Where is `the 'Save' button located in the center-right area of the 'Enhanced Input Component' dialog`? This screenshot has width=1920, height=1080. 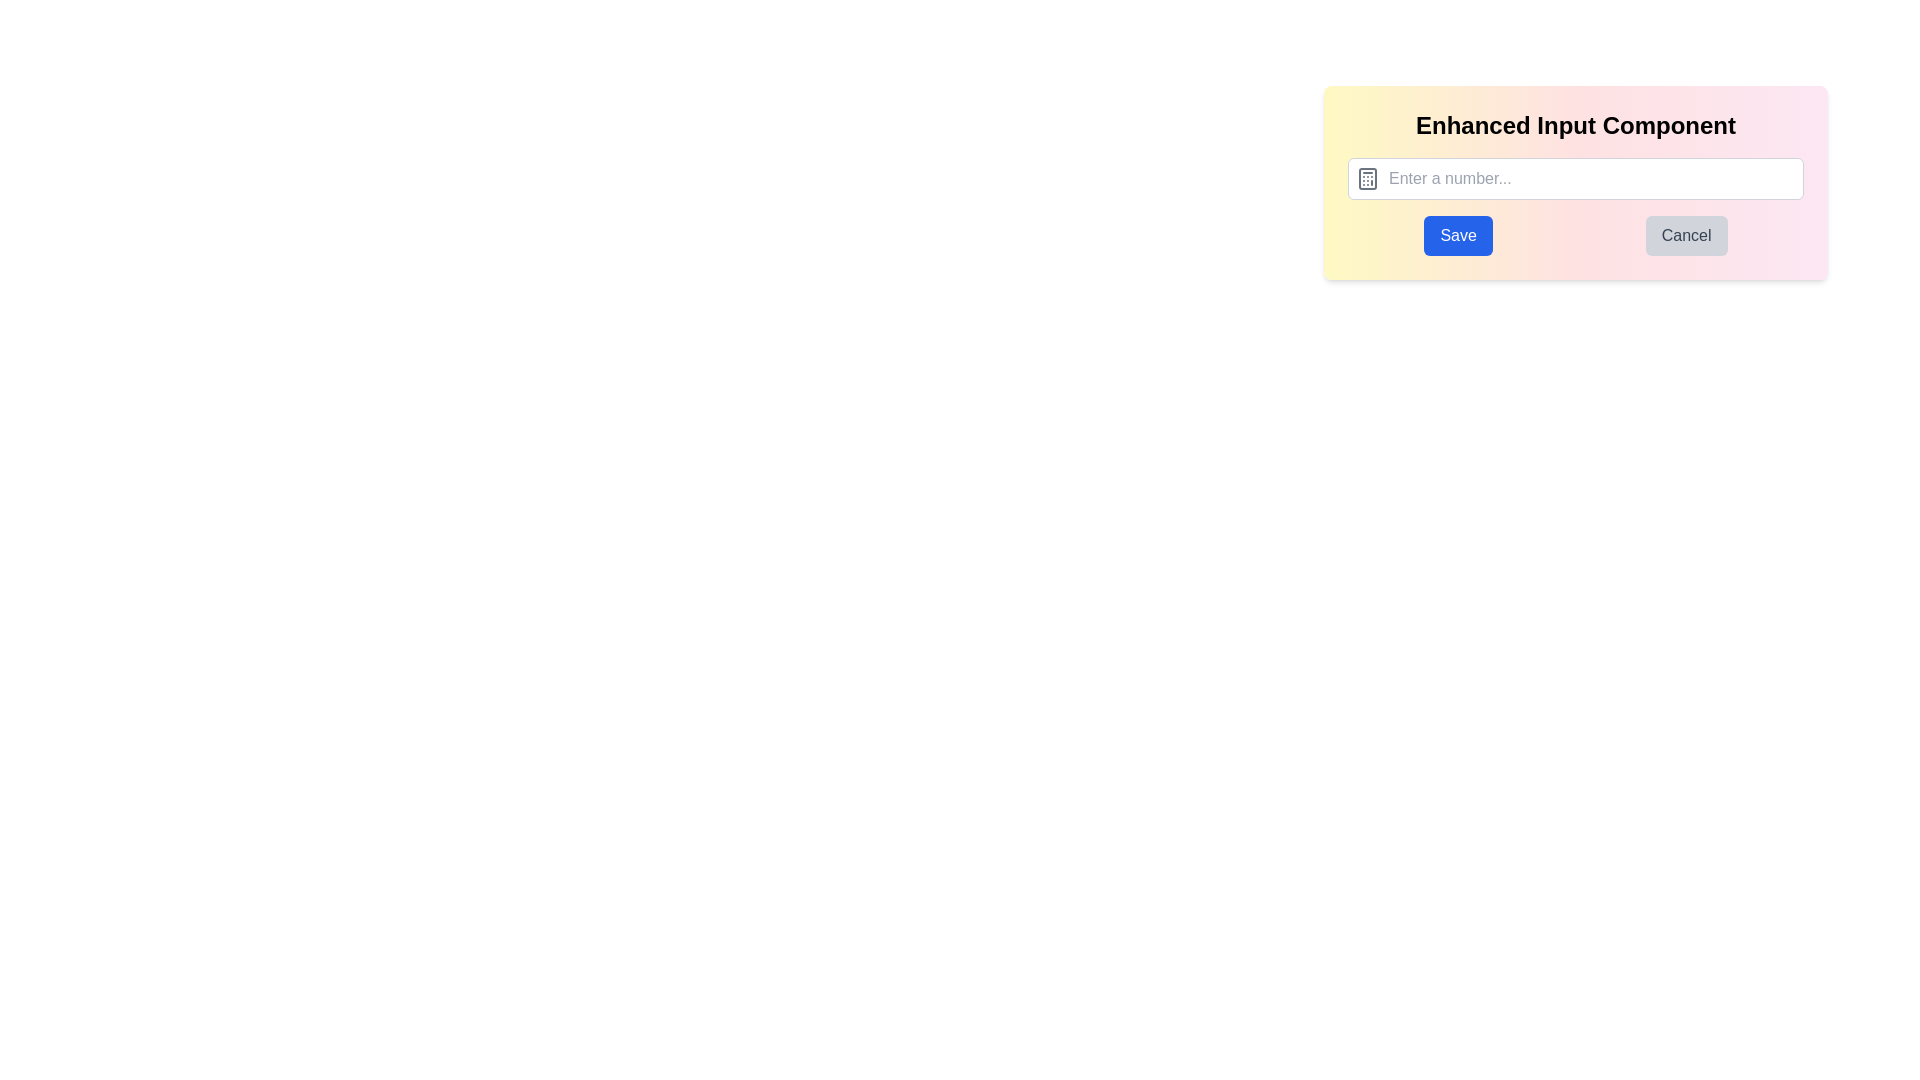
the 'Save' button located in the center-right area of the 'Enhanced Input Component' dialog is located at coordinates (1458, 234).